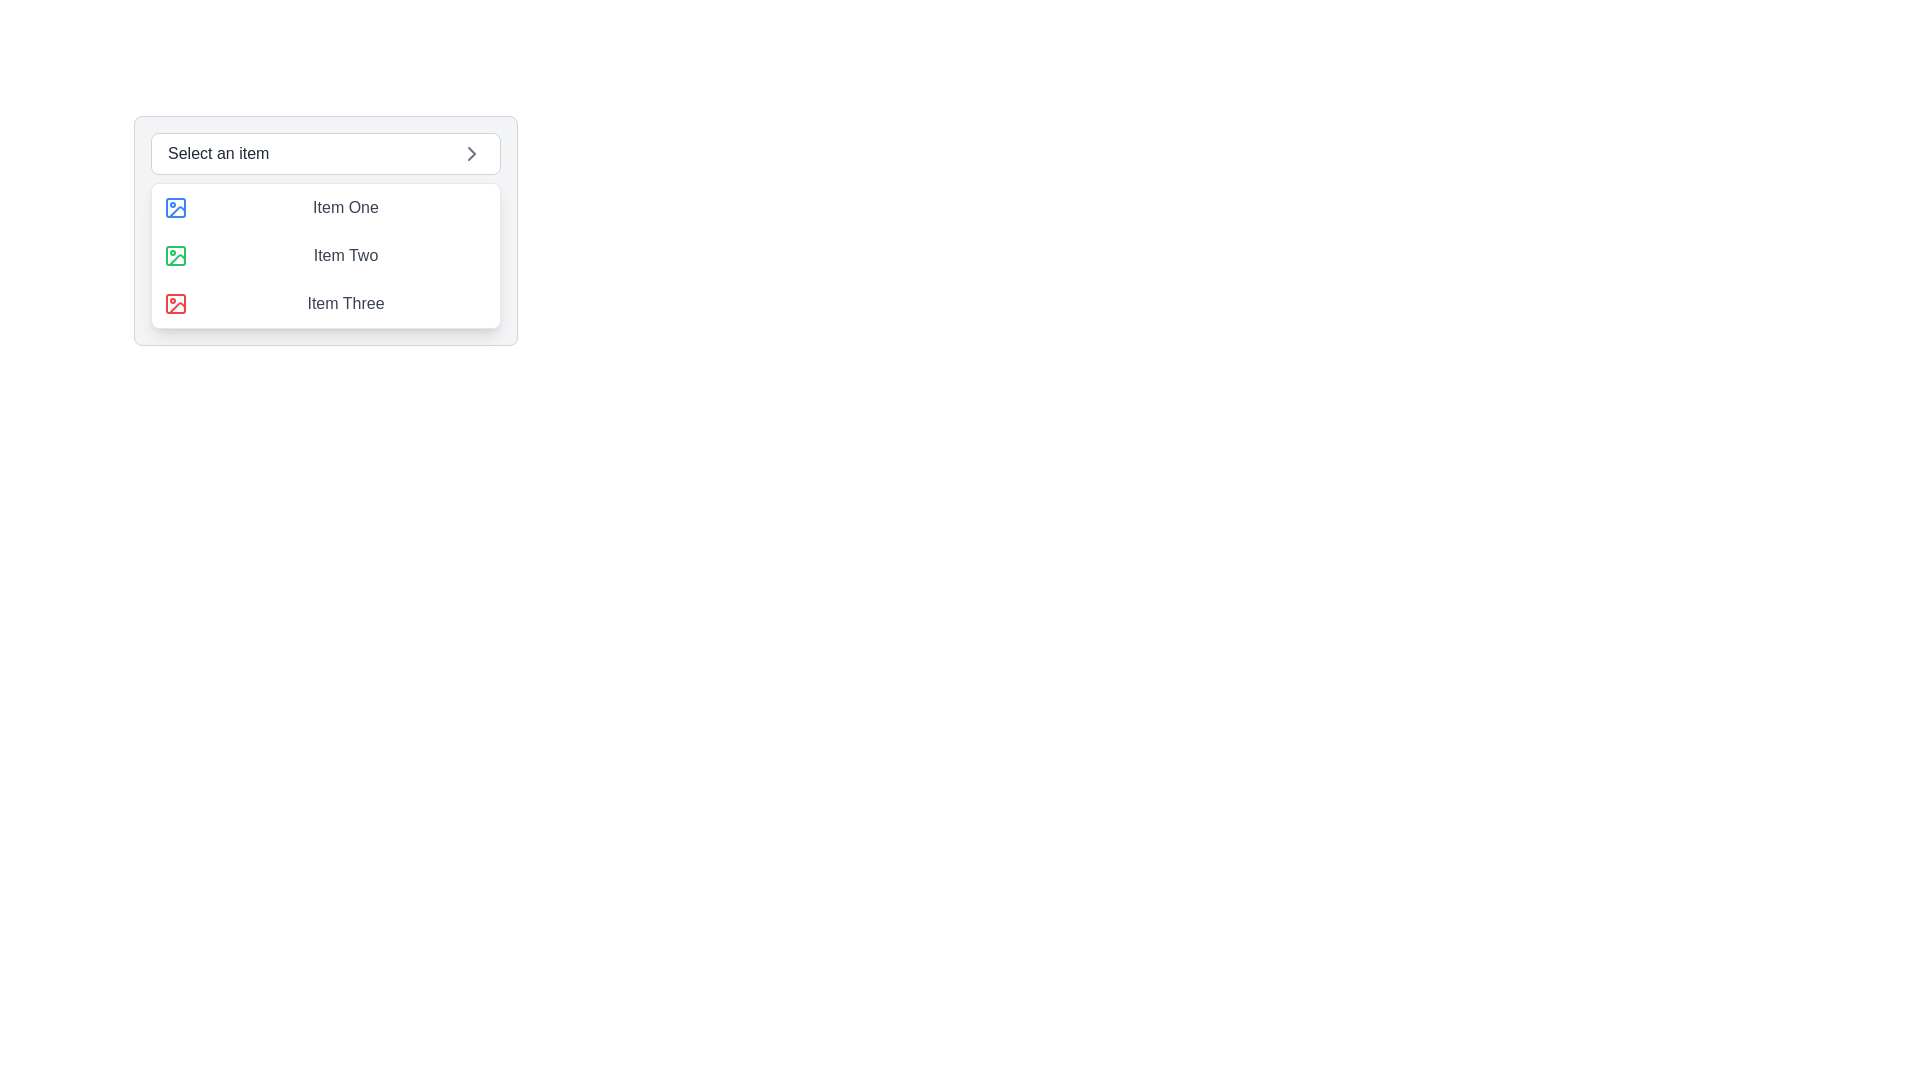  What do you see at coordinates (326, 153) in the screenshot?
I see `the Dropdown Trigger element` at bounding box center [326, 153].